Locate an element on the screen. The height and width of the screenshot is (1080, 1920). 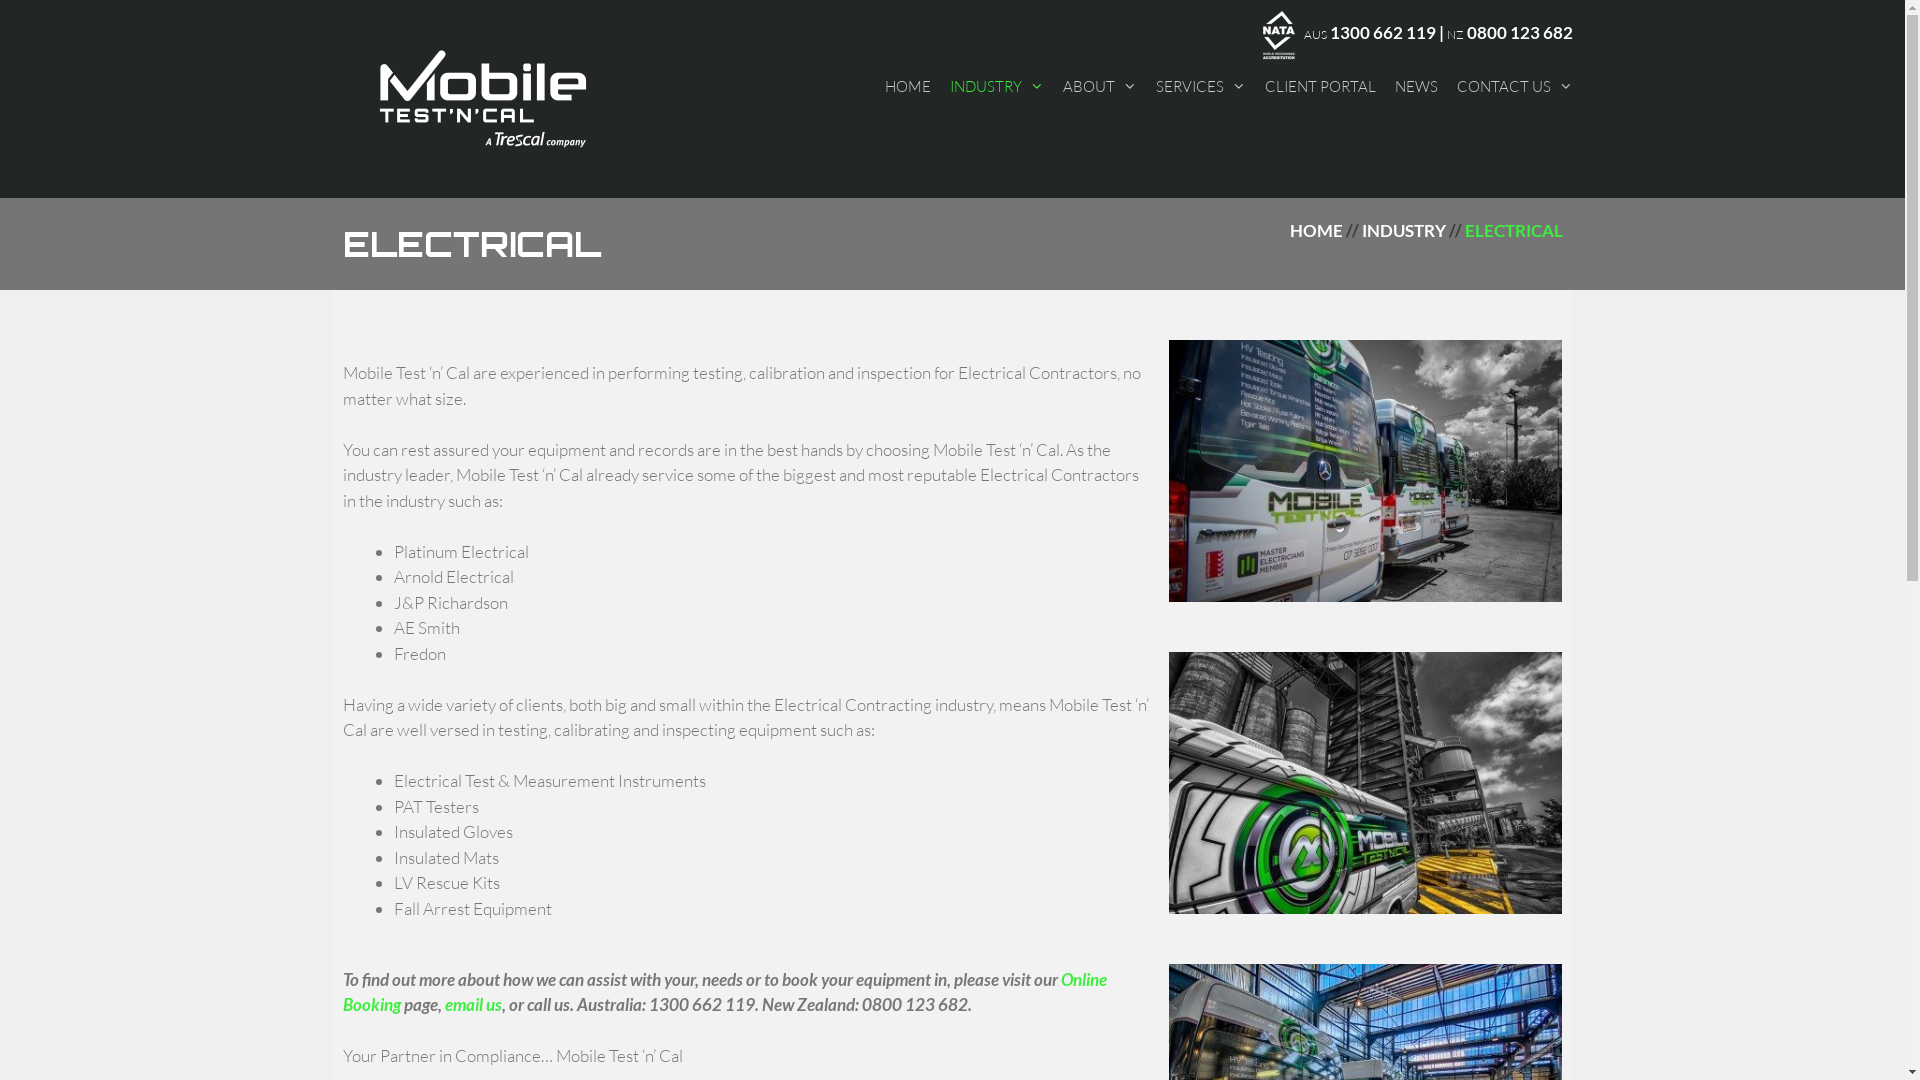
'Online Booking ' is located at coordinates (723, 991).